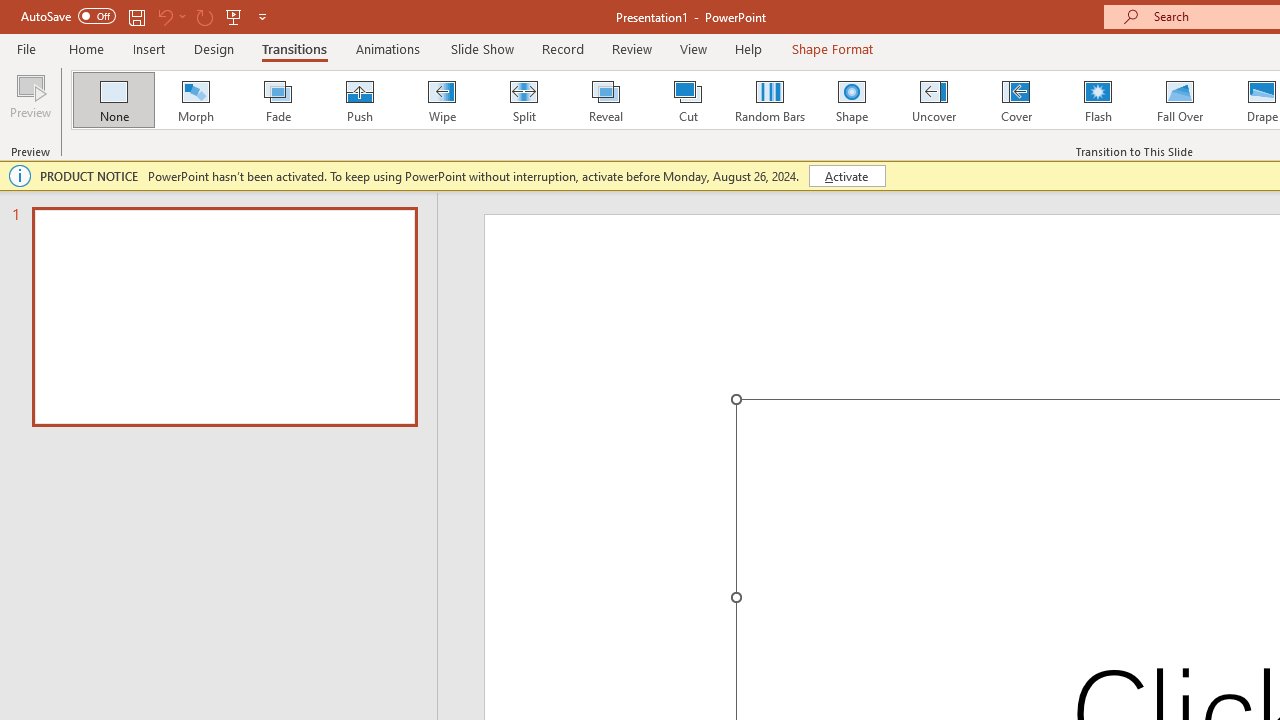  Describe the element at coordinates (604, 100) in the screenshot. I see `'Reveal'` at that location.